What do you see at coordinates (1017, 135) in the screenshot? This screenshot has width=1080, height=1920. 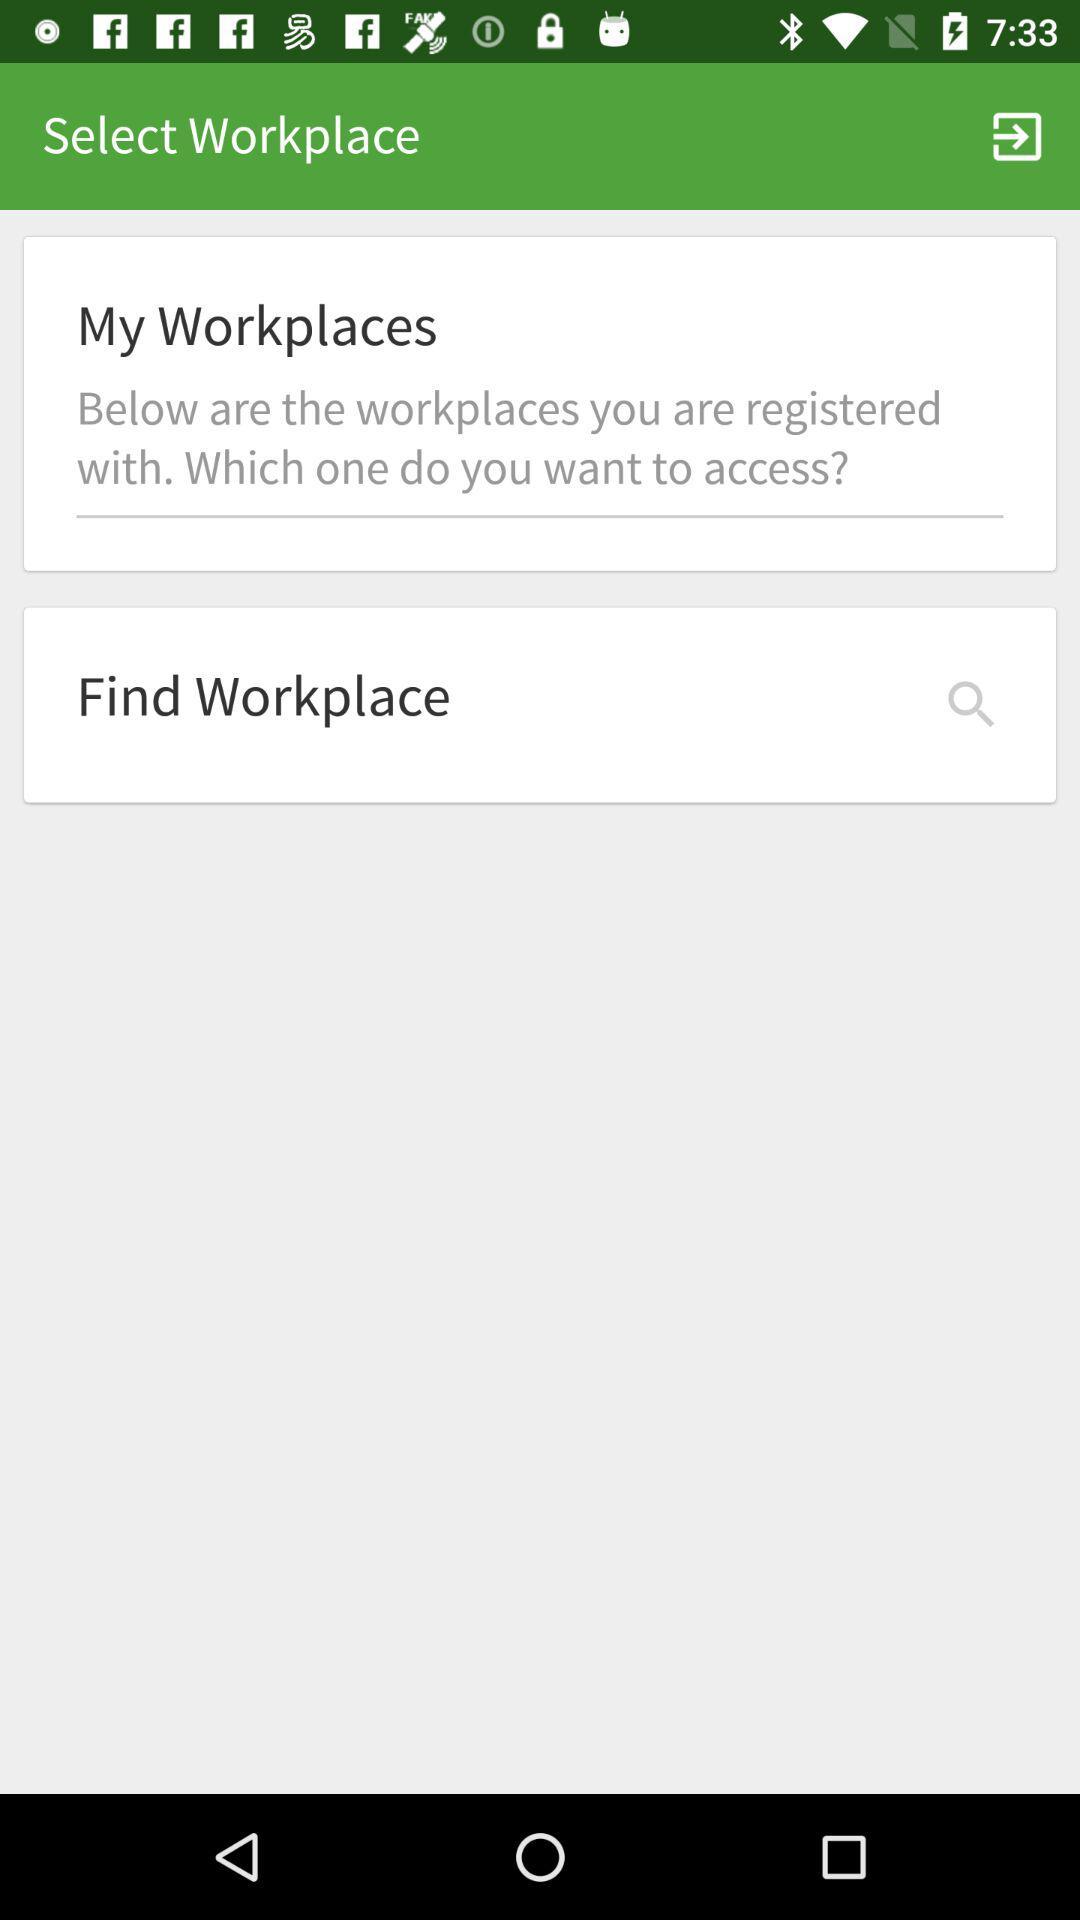 I see `icon at the top right corner` at bounding box center [1017, 135].